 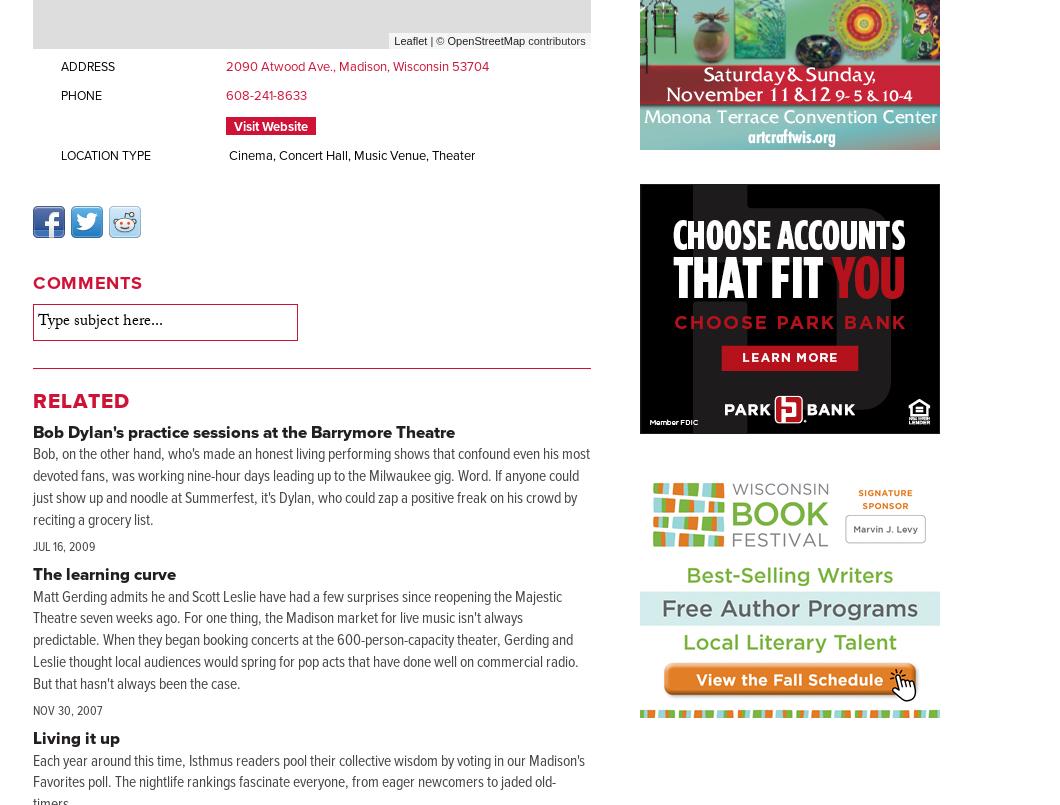 What do you see at coordinates (60, 95) in the screenshot?
I see `'Phone'` at bounding box center [60, 95].